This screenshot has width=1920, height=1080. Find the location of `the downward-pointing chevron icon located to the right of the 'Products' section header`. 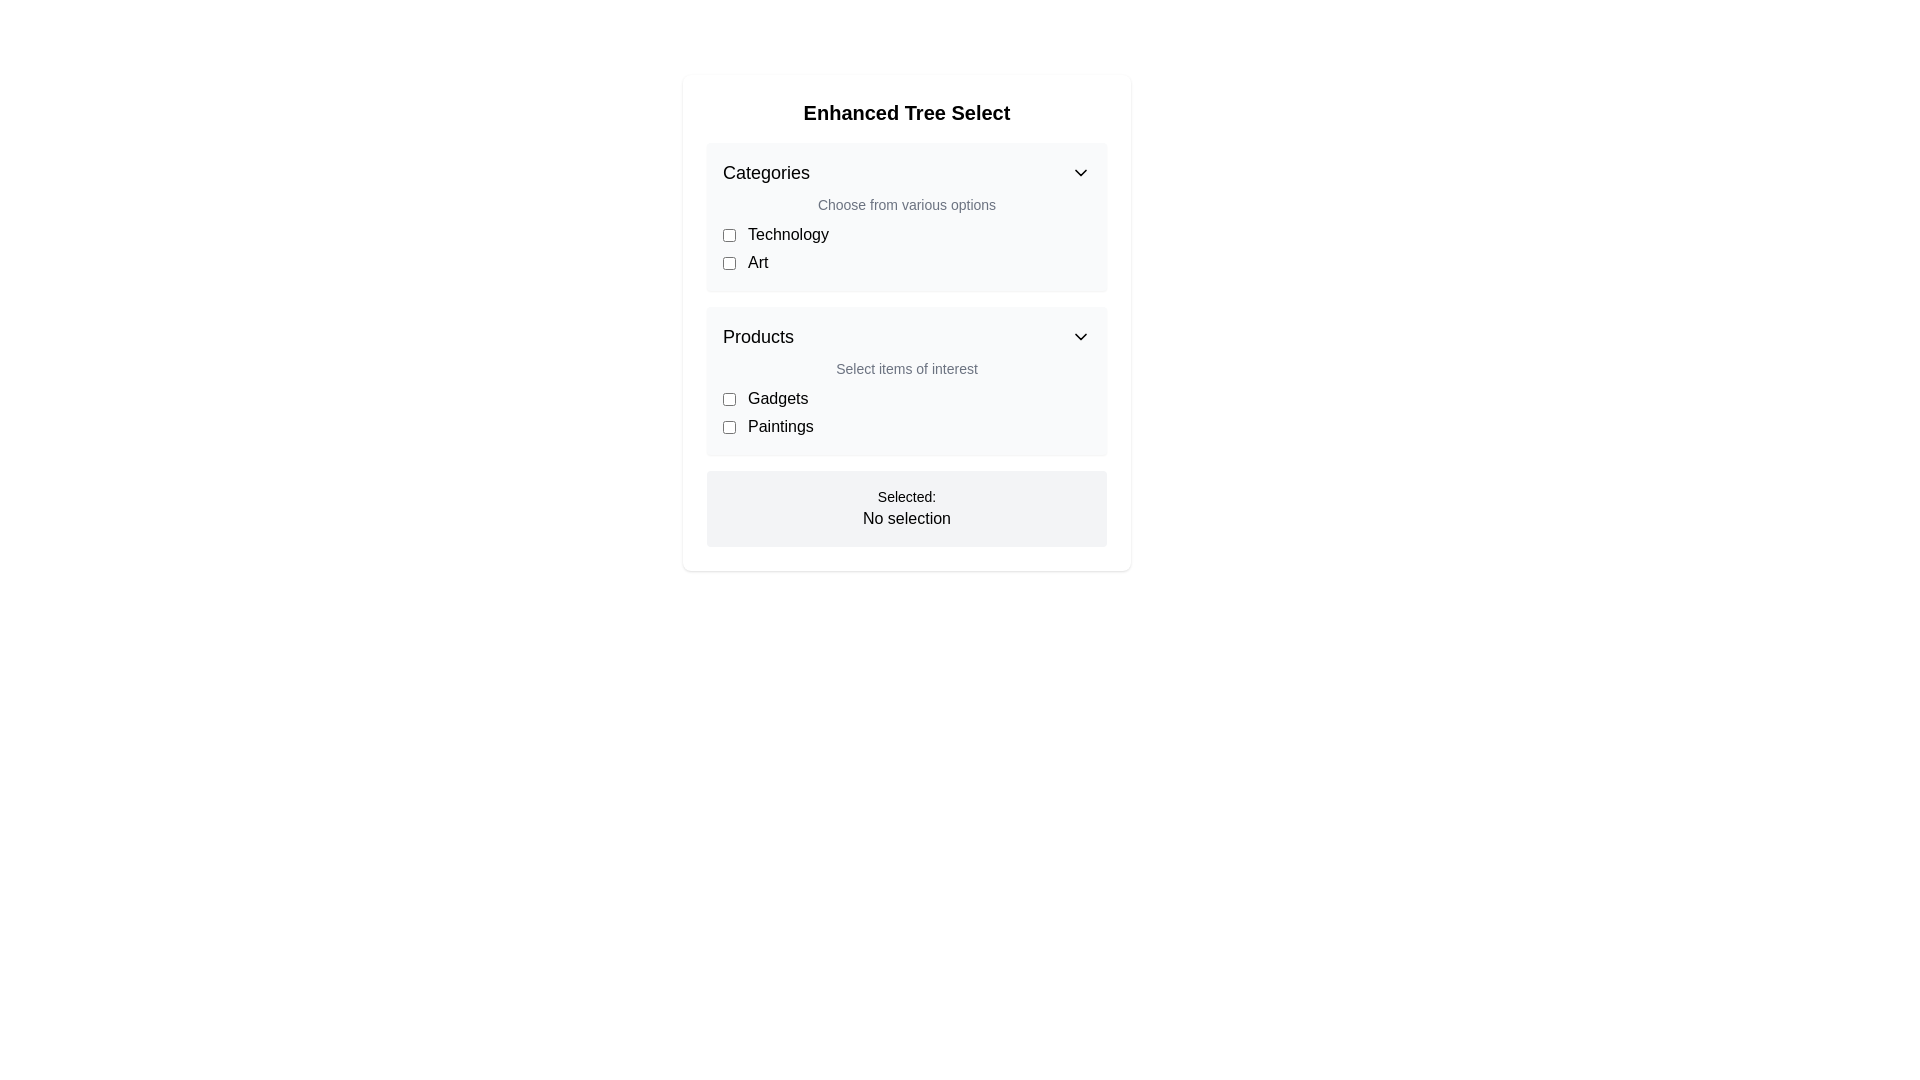

the downward-pointing chevron icon located to the right of the 'Products' section header is located at coordinates (1079, 335).